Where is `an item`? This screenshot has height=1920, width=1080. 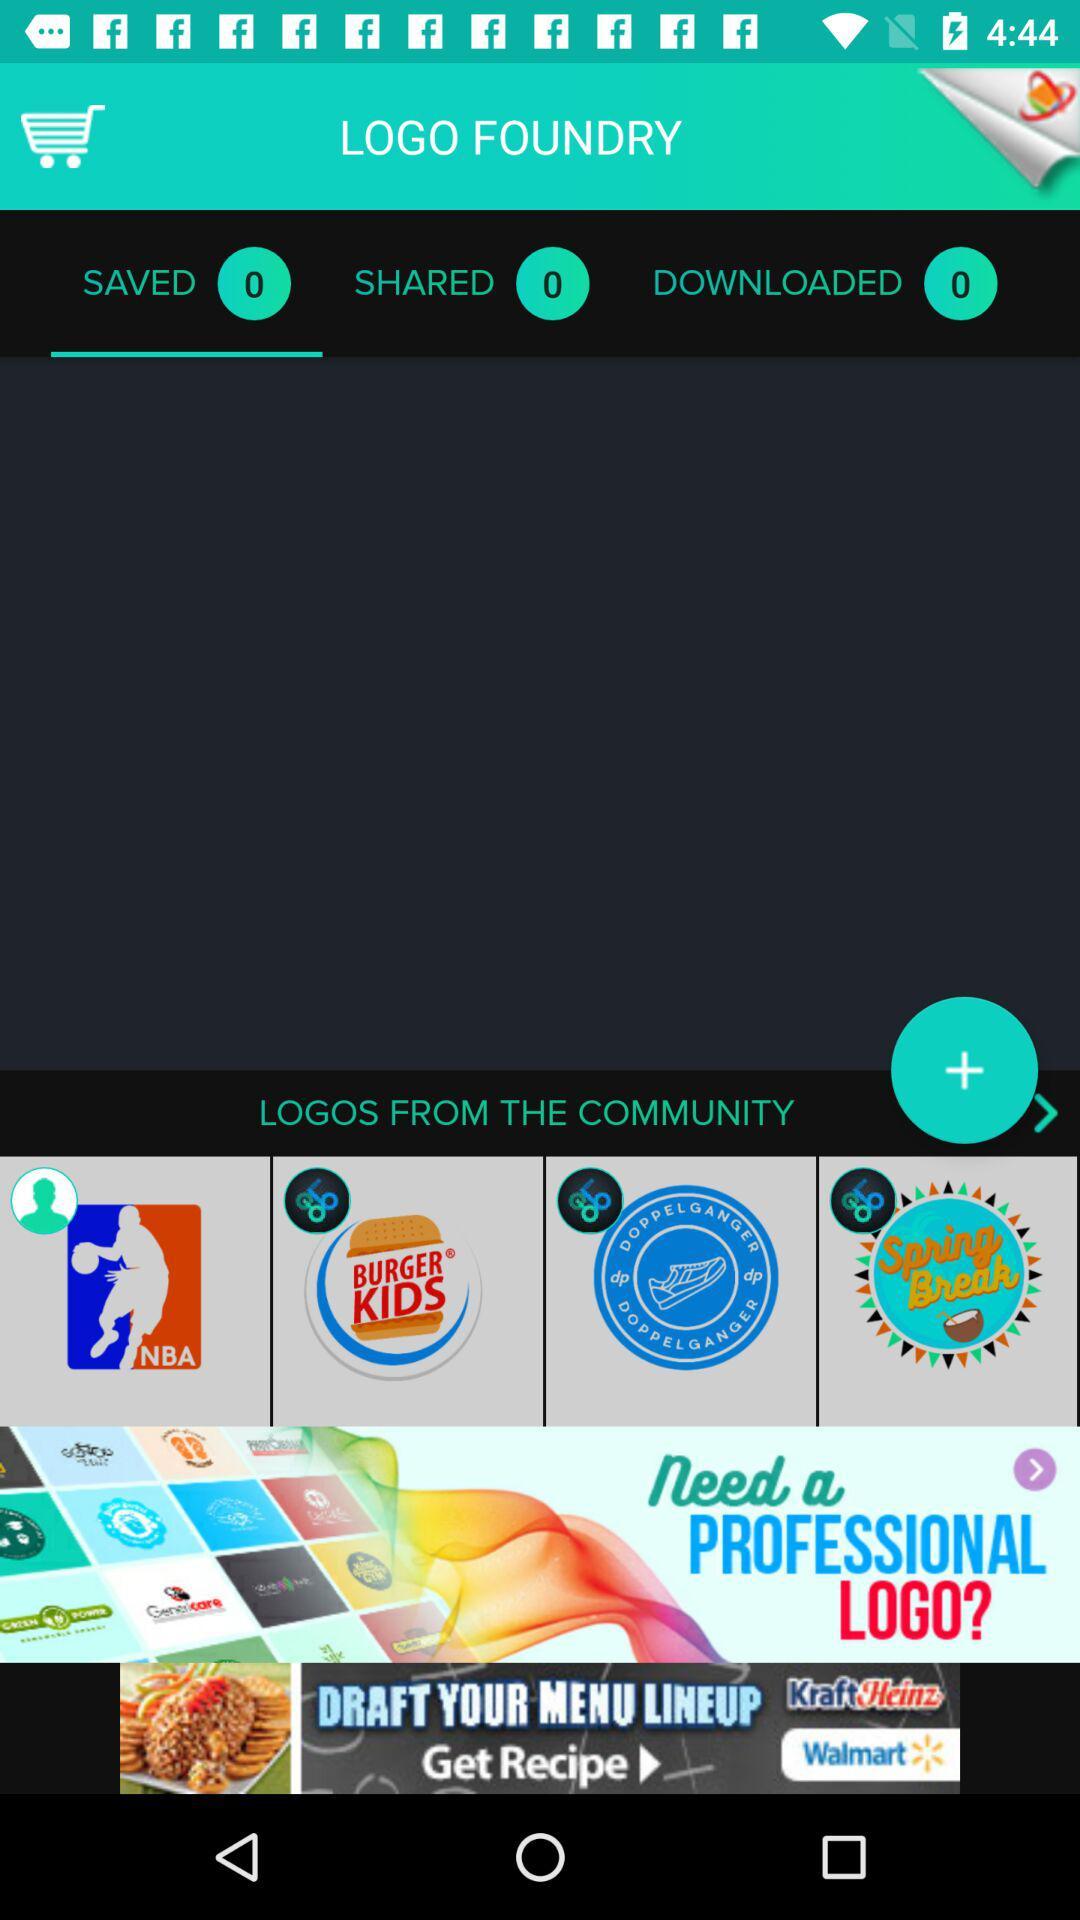
an item is located at coordinates (963, 1069).